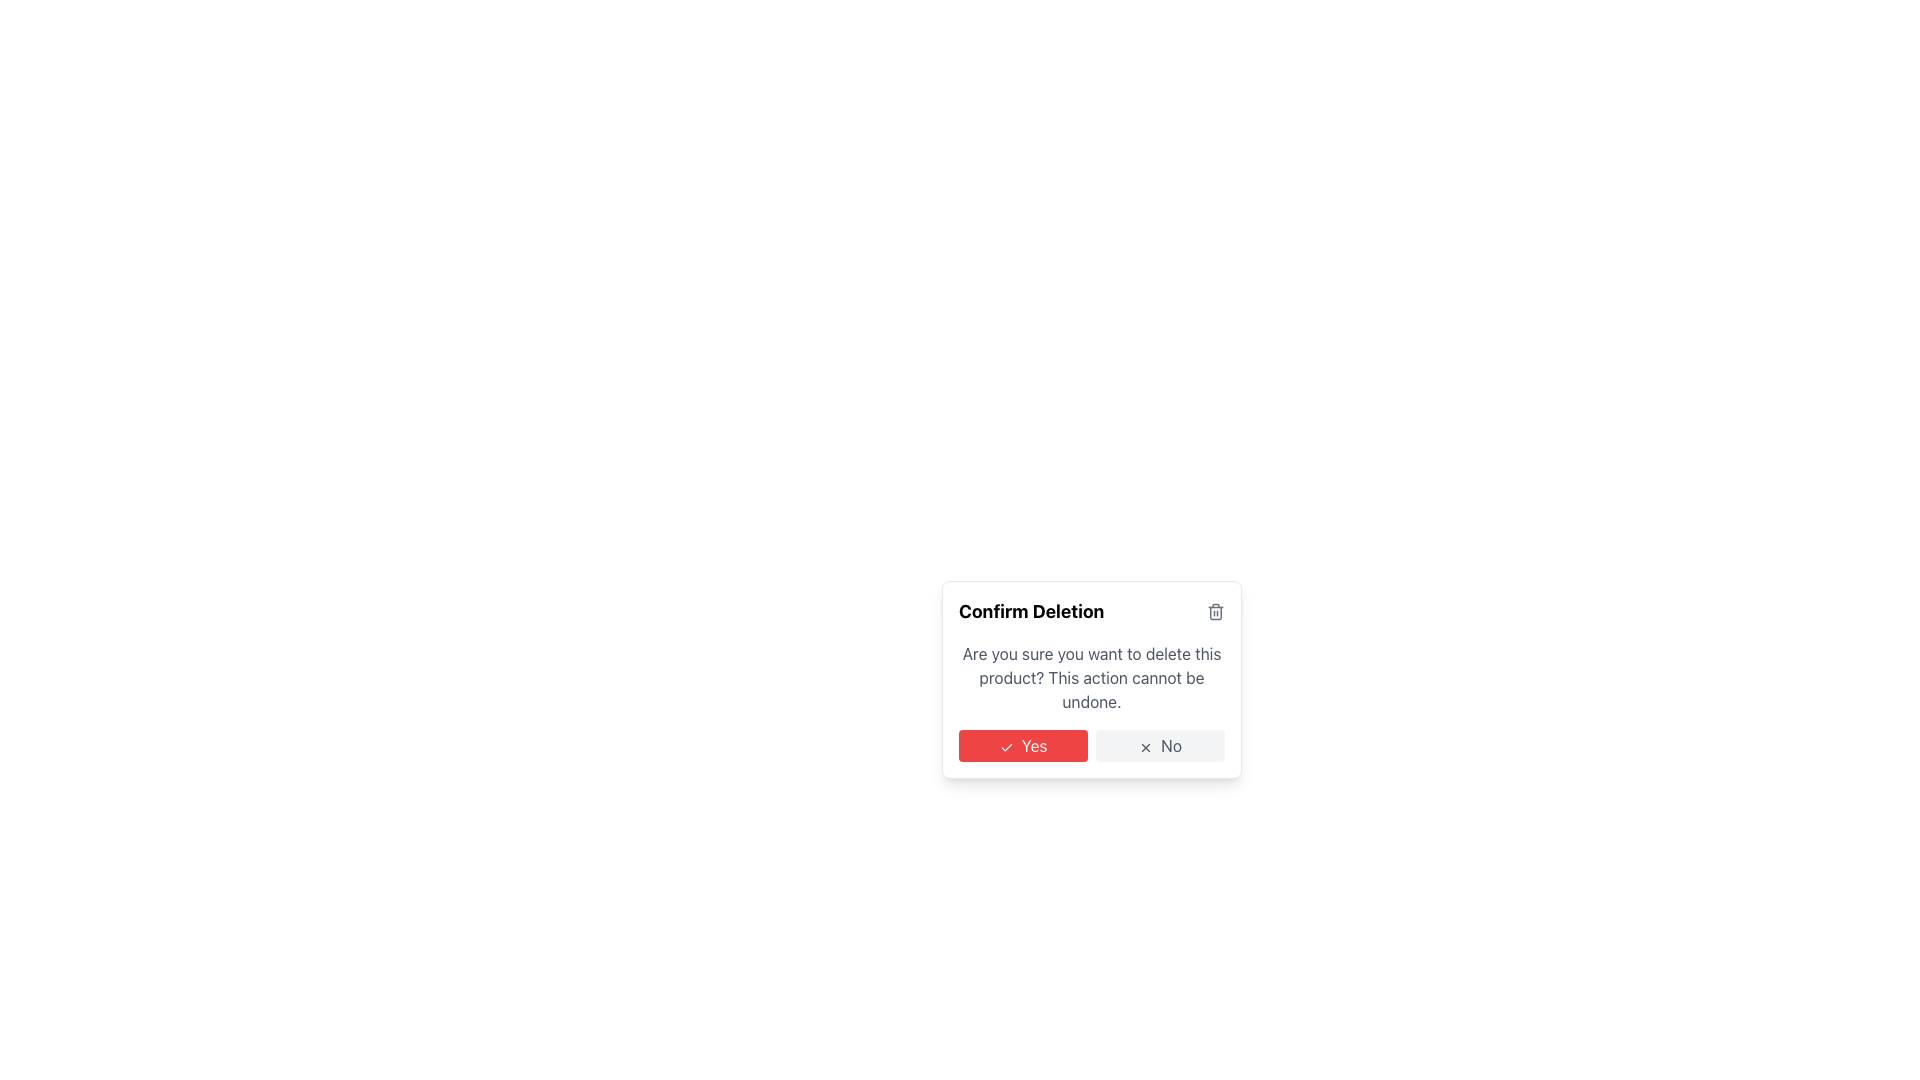 This screenshot has width=1920, height=1080. Describe the element at coordinates (1090, 611) in the screenshot. I see `the 'Confirm Deletion' heading element, which displays bold text and is located at the top of a modal dialog box` at that location.